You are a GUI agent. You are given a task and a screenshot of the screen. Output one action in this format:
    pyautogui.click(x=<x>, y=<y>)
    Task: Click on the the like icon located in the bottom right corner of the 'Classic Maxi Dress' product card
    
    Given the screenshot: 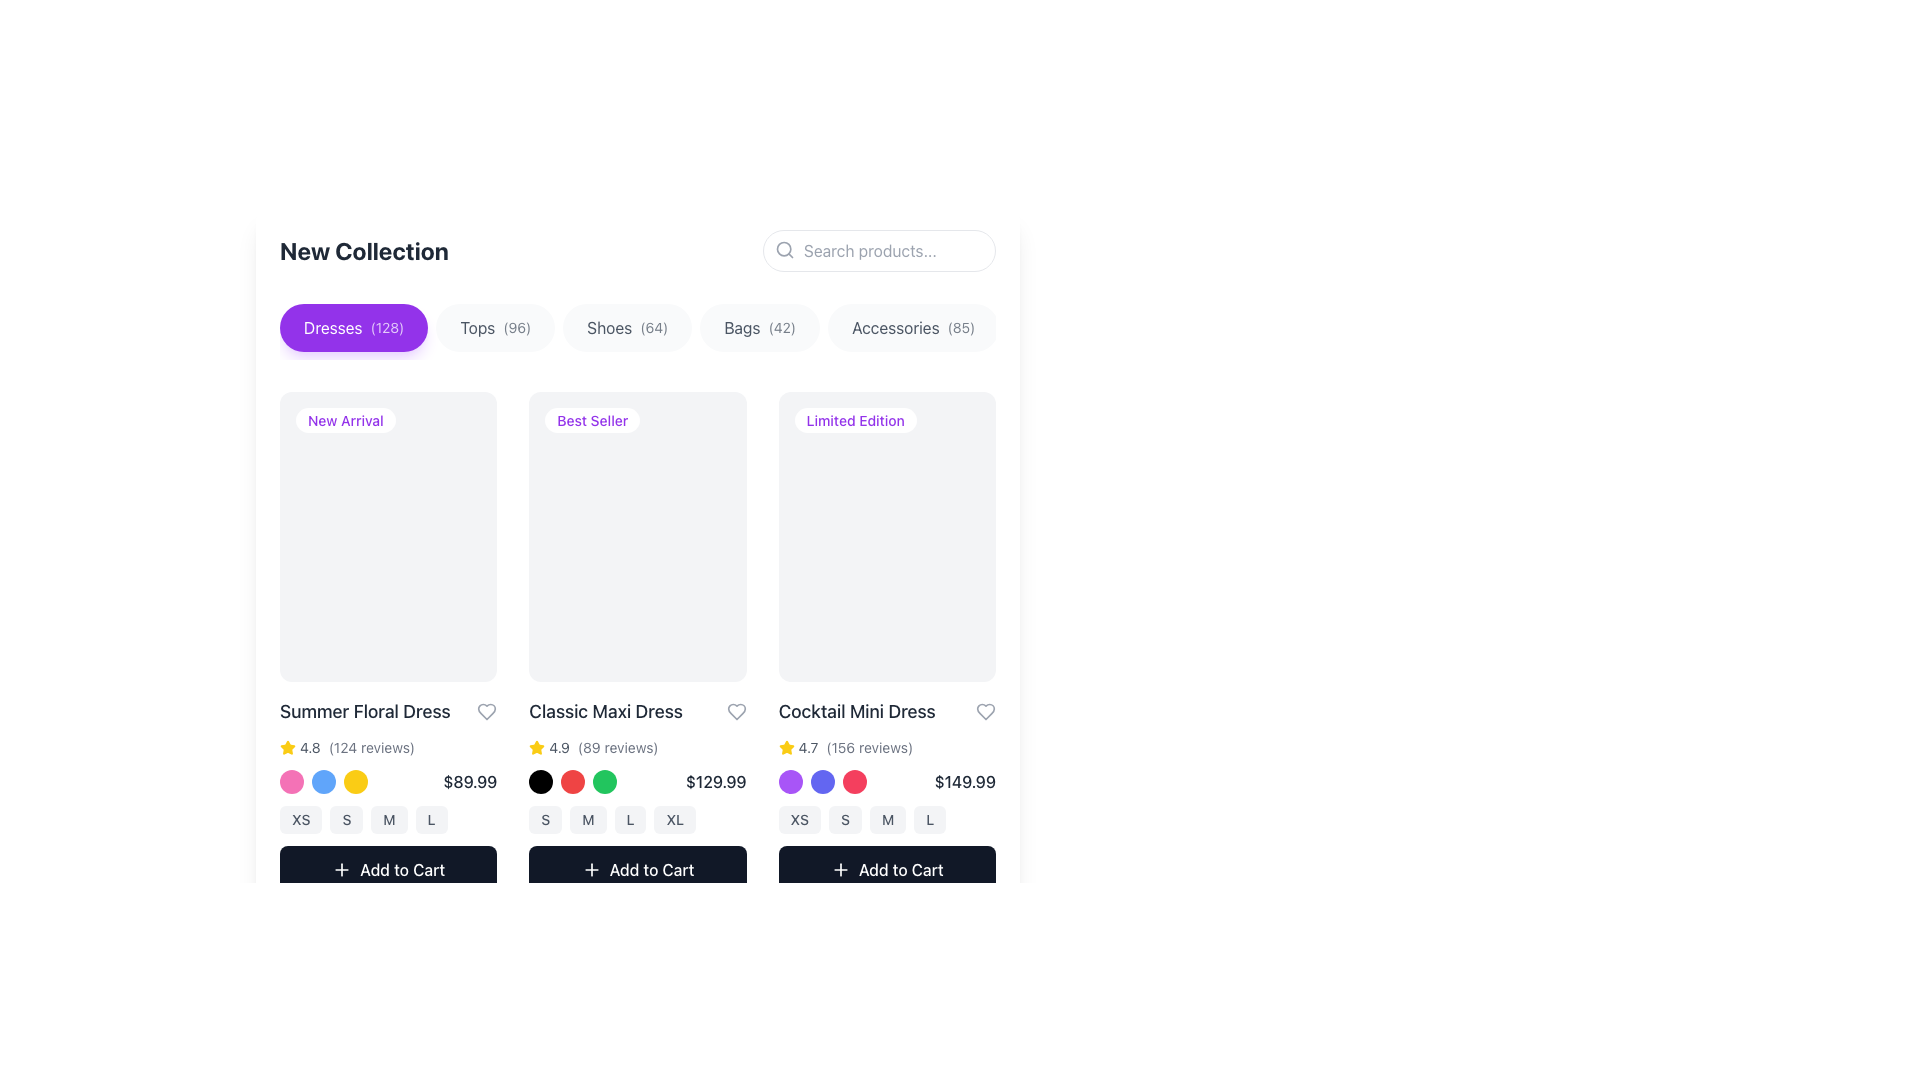 What is the action you would take?
    pyautogui.click(x=487, y=710)
    